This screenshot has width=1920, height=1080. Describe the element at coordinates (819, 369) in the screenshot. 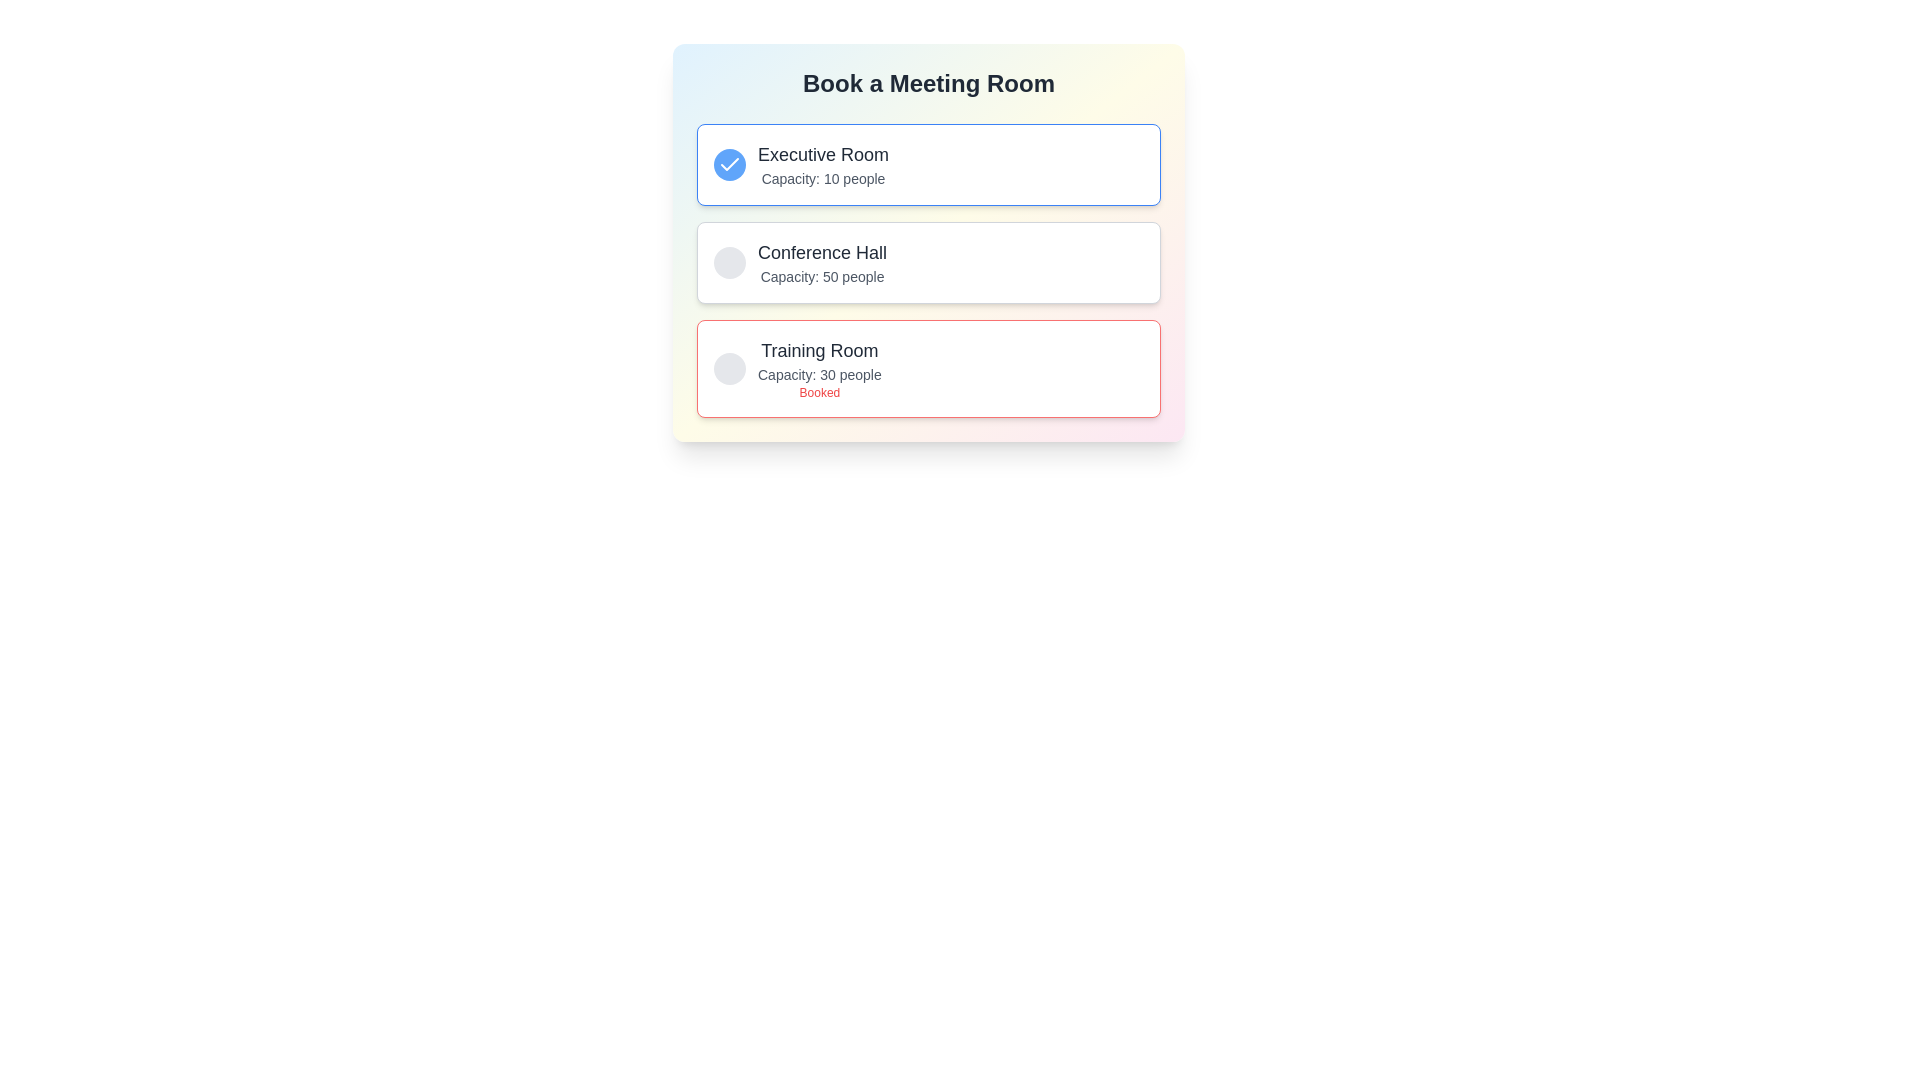

I see `details of the informational label displaying 'Training Room', including its capacity '30 people' and status 'Booked'` at that location.